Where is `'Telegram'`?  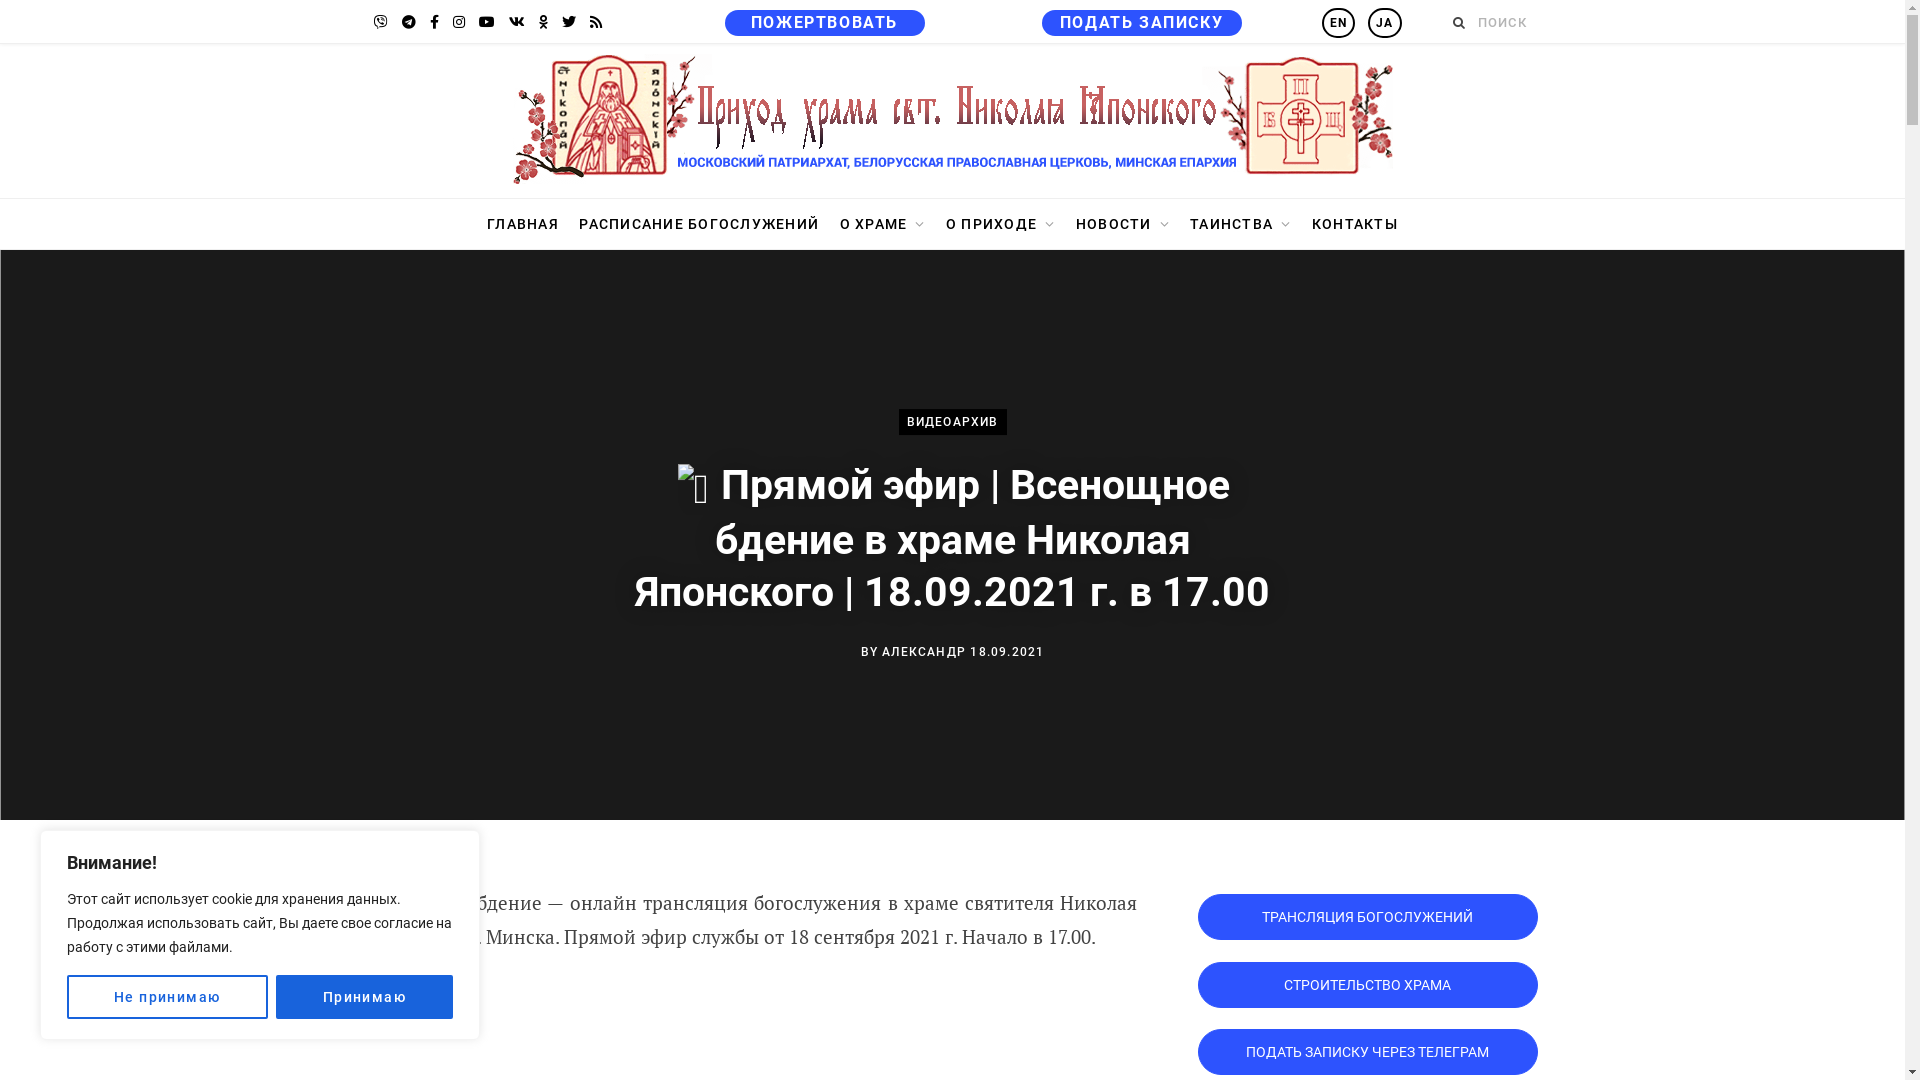 'Telegram' is located at coordinates (407, 22).